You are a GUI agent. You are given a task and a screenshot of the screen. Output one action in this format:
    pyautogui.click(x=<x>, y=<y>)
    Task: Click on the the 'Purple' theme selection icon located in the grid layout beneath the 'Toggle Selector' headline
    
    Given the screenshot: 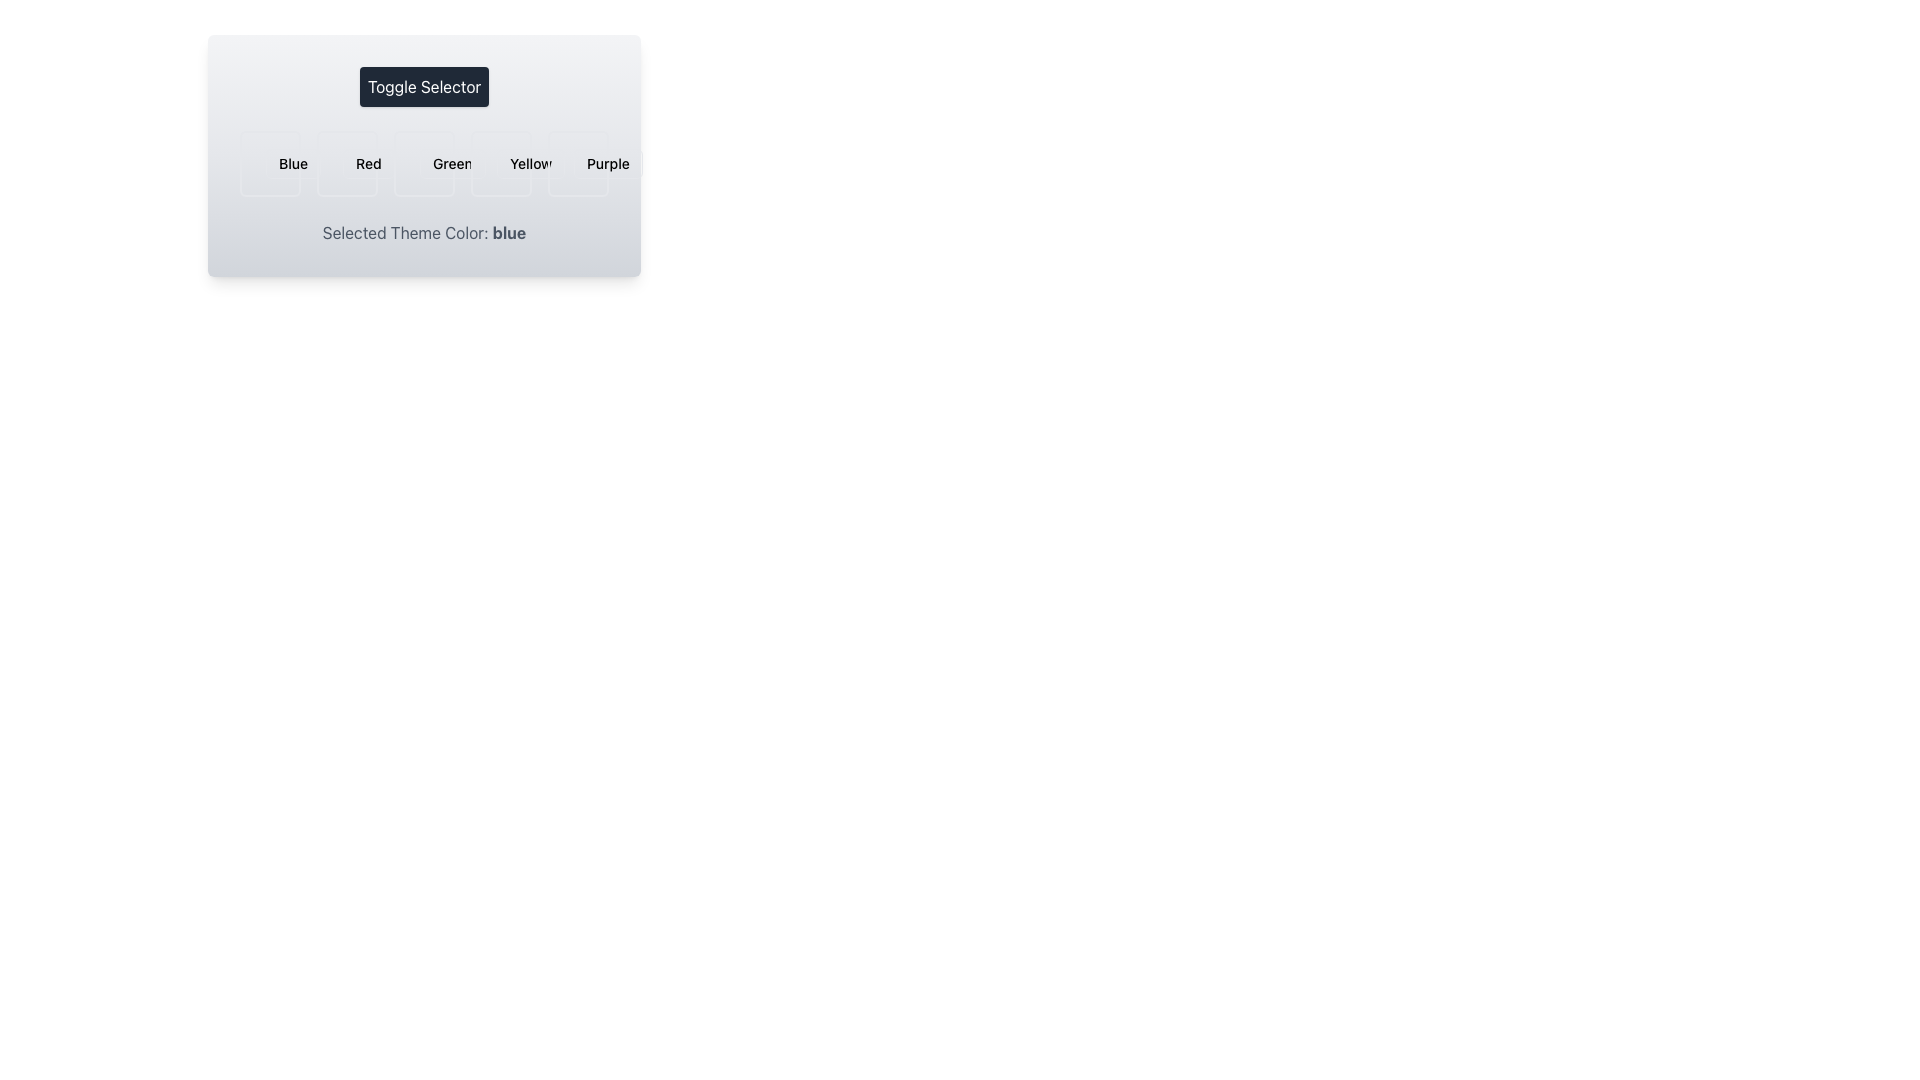 What is the action you would take?
    pyautogui.click(x=576, y=163)
    